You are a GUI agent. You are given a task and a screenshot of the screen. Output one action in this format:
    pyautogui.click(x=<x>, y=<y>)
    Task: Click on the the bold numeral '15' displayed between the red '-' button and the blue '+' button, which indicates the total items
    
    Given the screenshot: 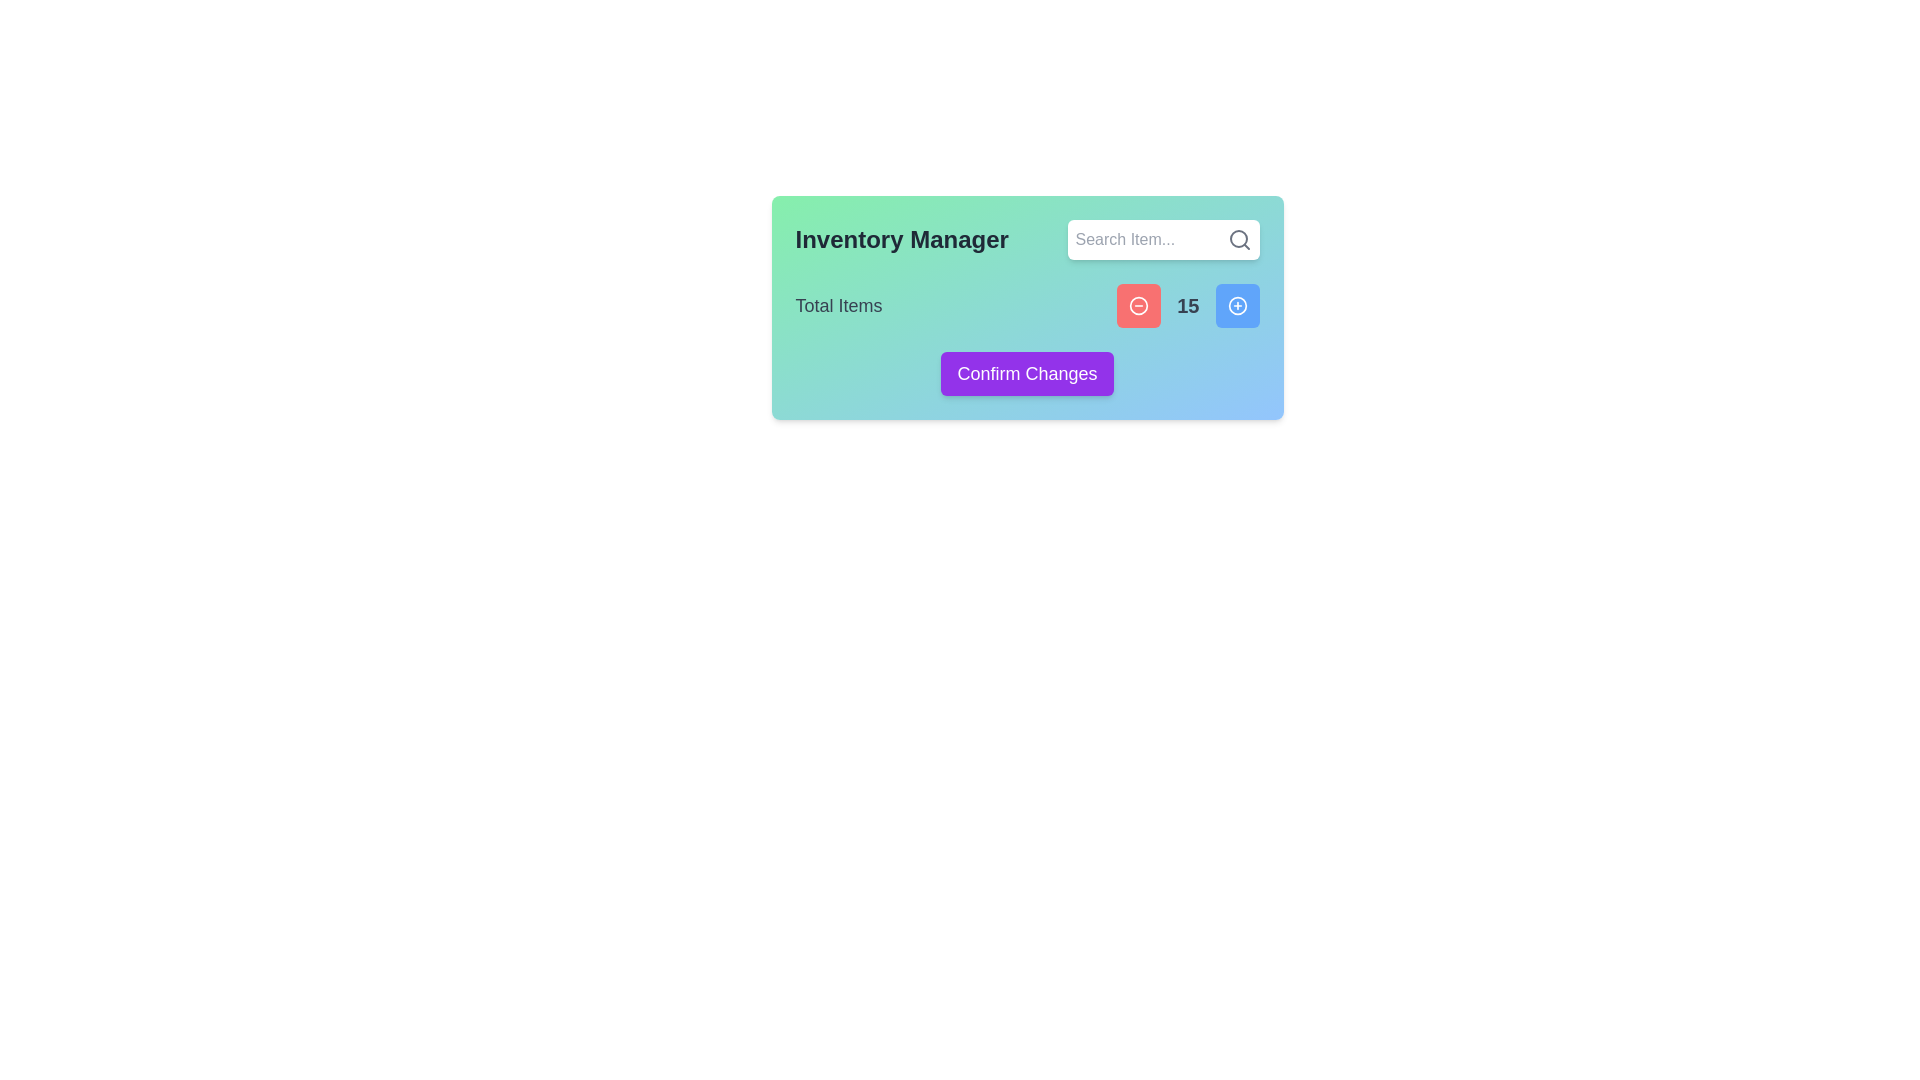 What is the action you would take?
    pyautogui.click(x=1188, y=305)
    